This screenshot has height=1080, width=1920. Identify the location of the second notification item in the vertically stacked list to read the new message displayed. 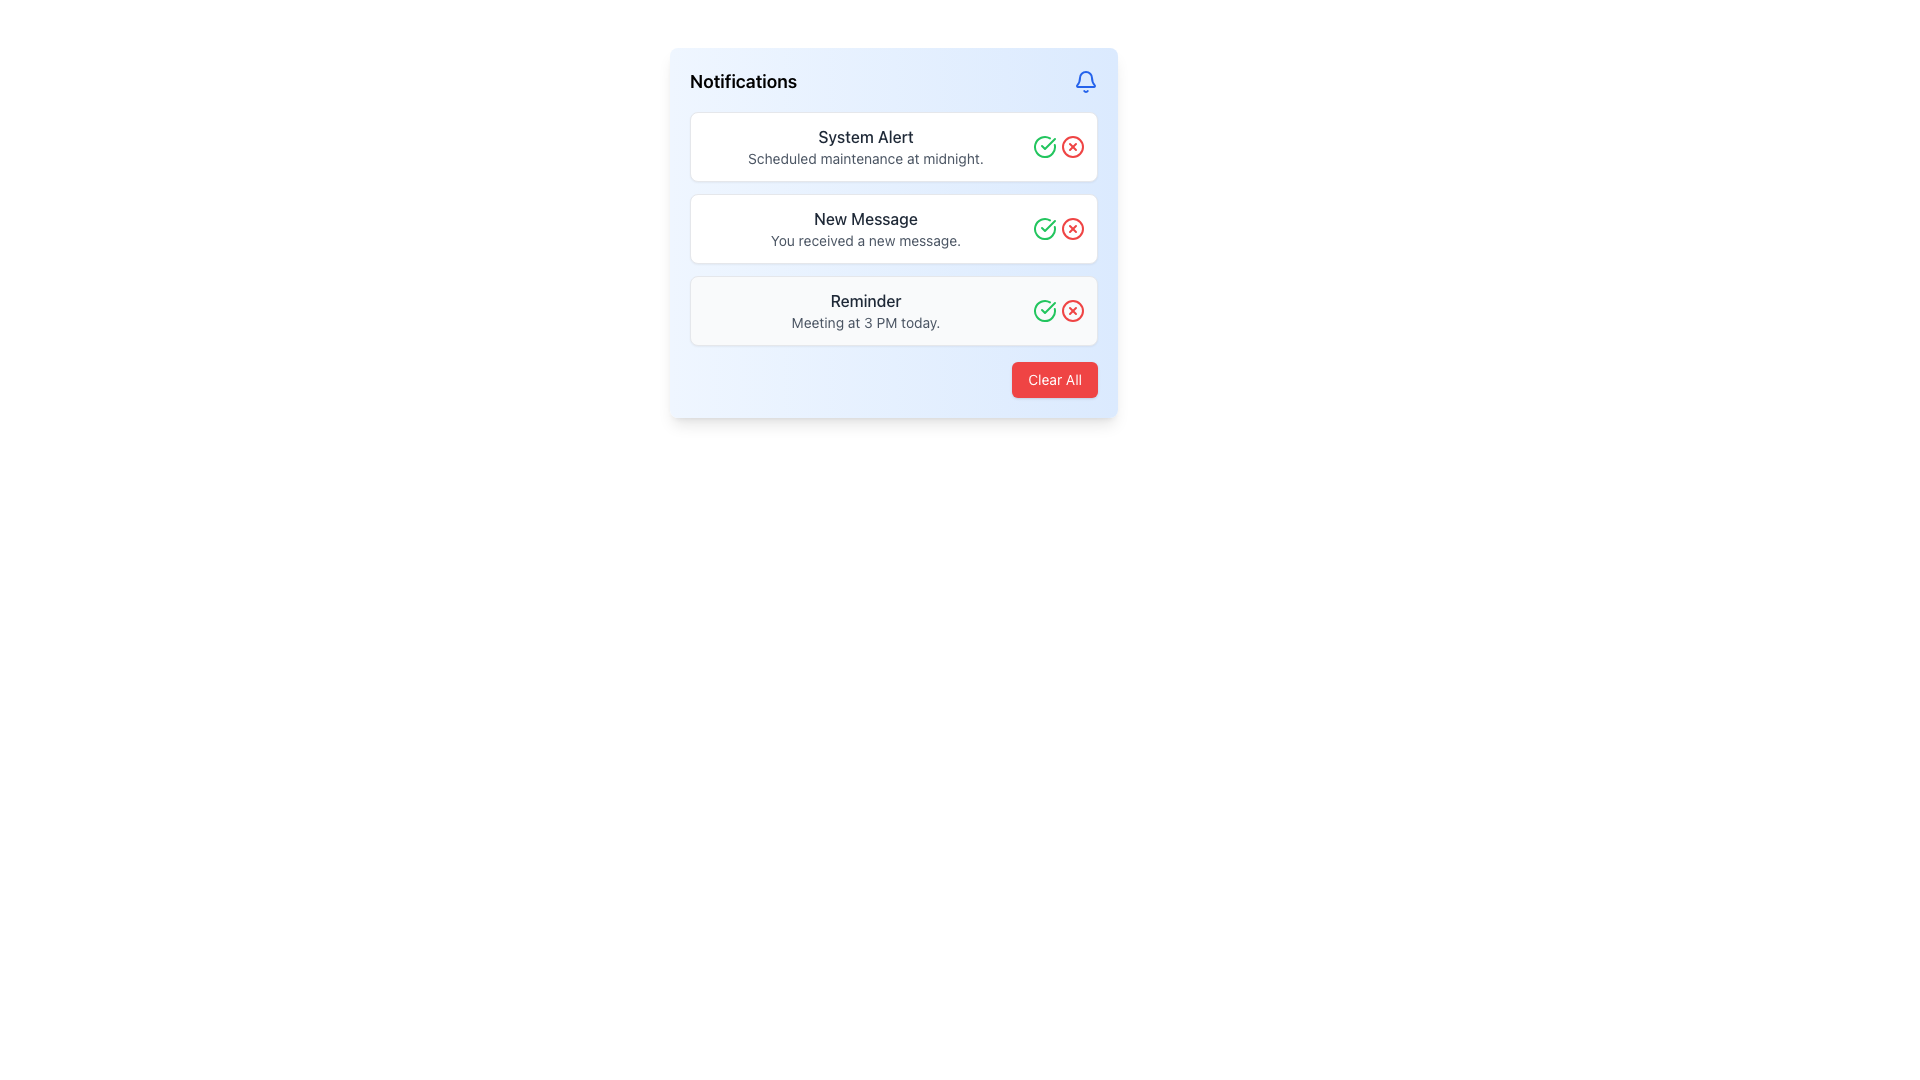
(865, 227).